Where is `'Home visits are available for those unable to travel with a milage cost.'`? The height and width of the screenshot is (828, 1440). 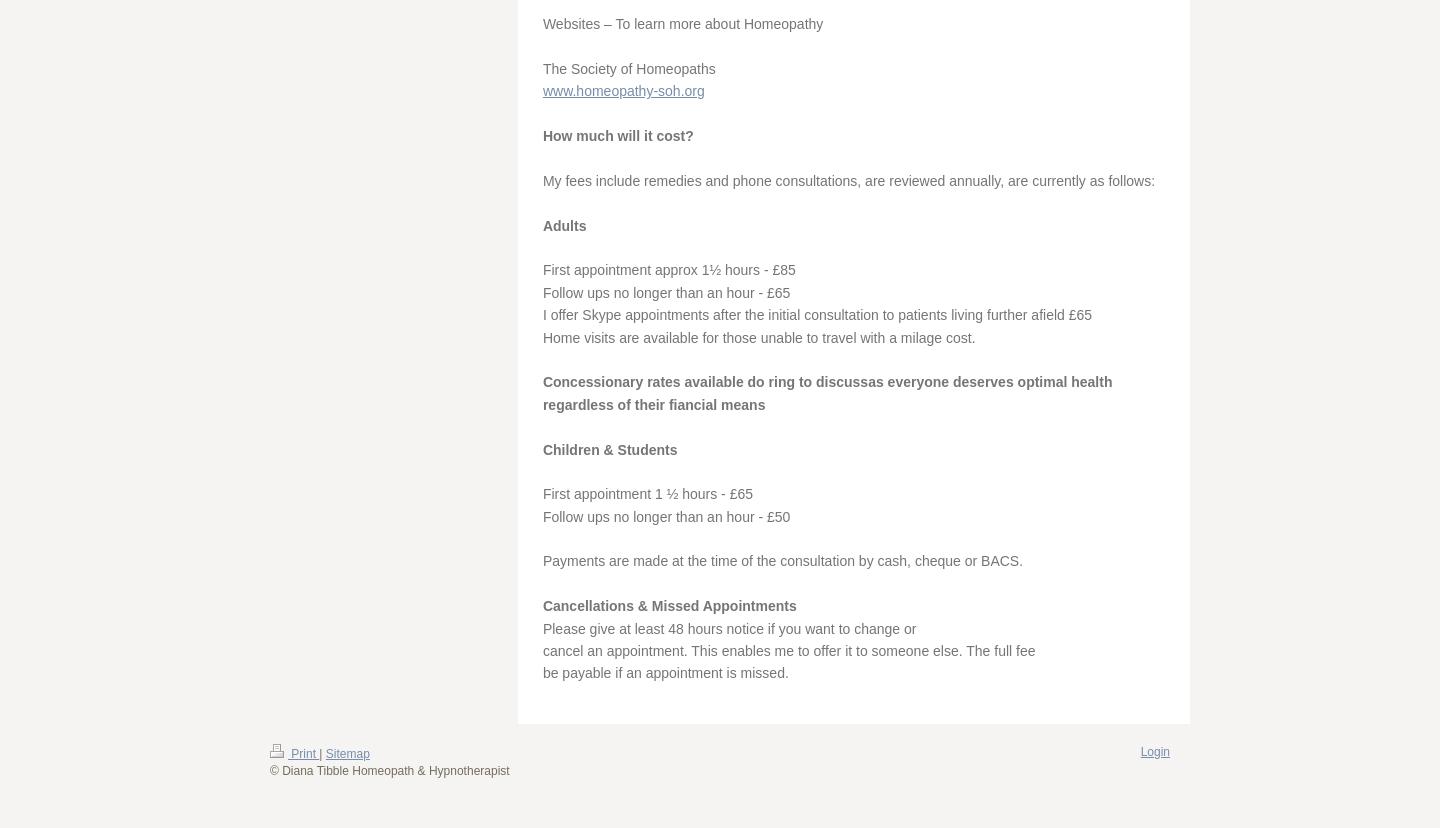 'Home visits are available for those unable to travel with a milage cost.' is located at coordinates (757, 335).